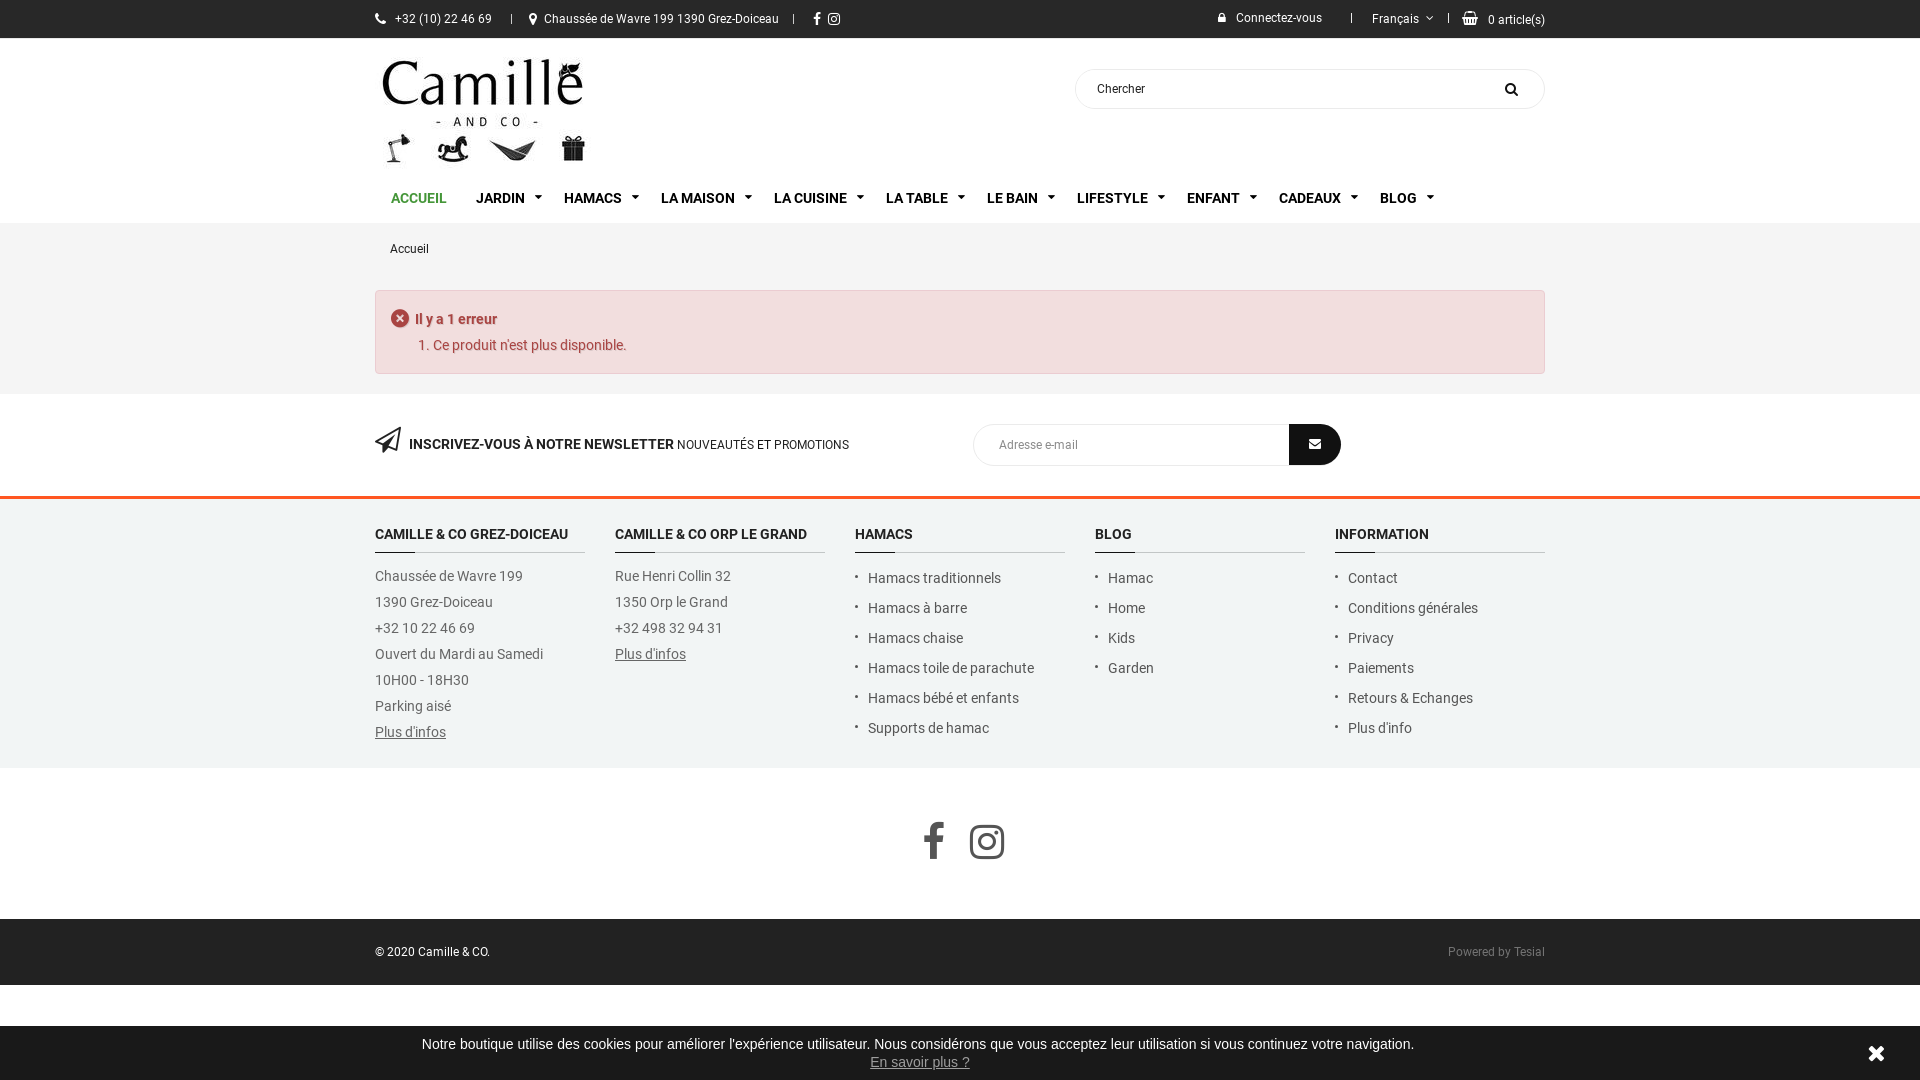 The height and width of the screenshot is (1080, 1920). I want to click on 'Paiements', so click(1334, 667).